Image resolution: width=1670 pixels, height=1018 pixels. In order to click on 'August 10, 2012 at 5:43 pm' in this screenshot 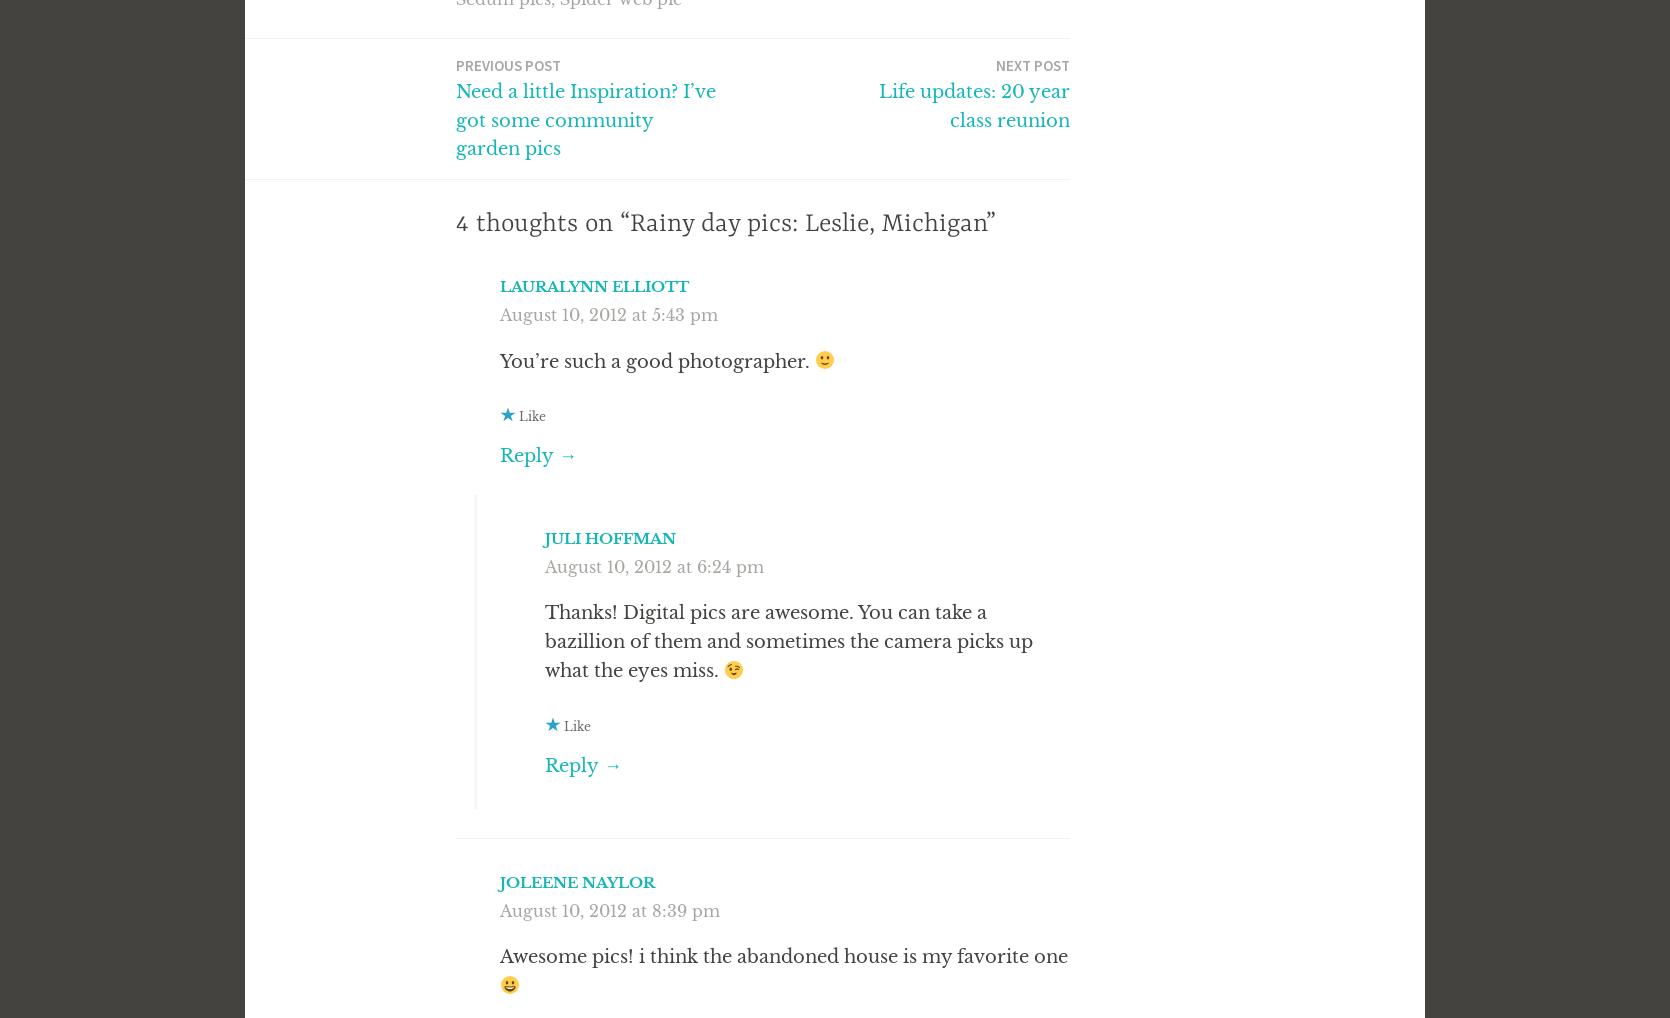, I will do `click(608, 312)`.